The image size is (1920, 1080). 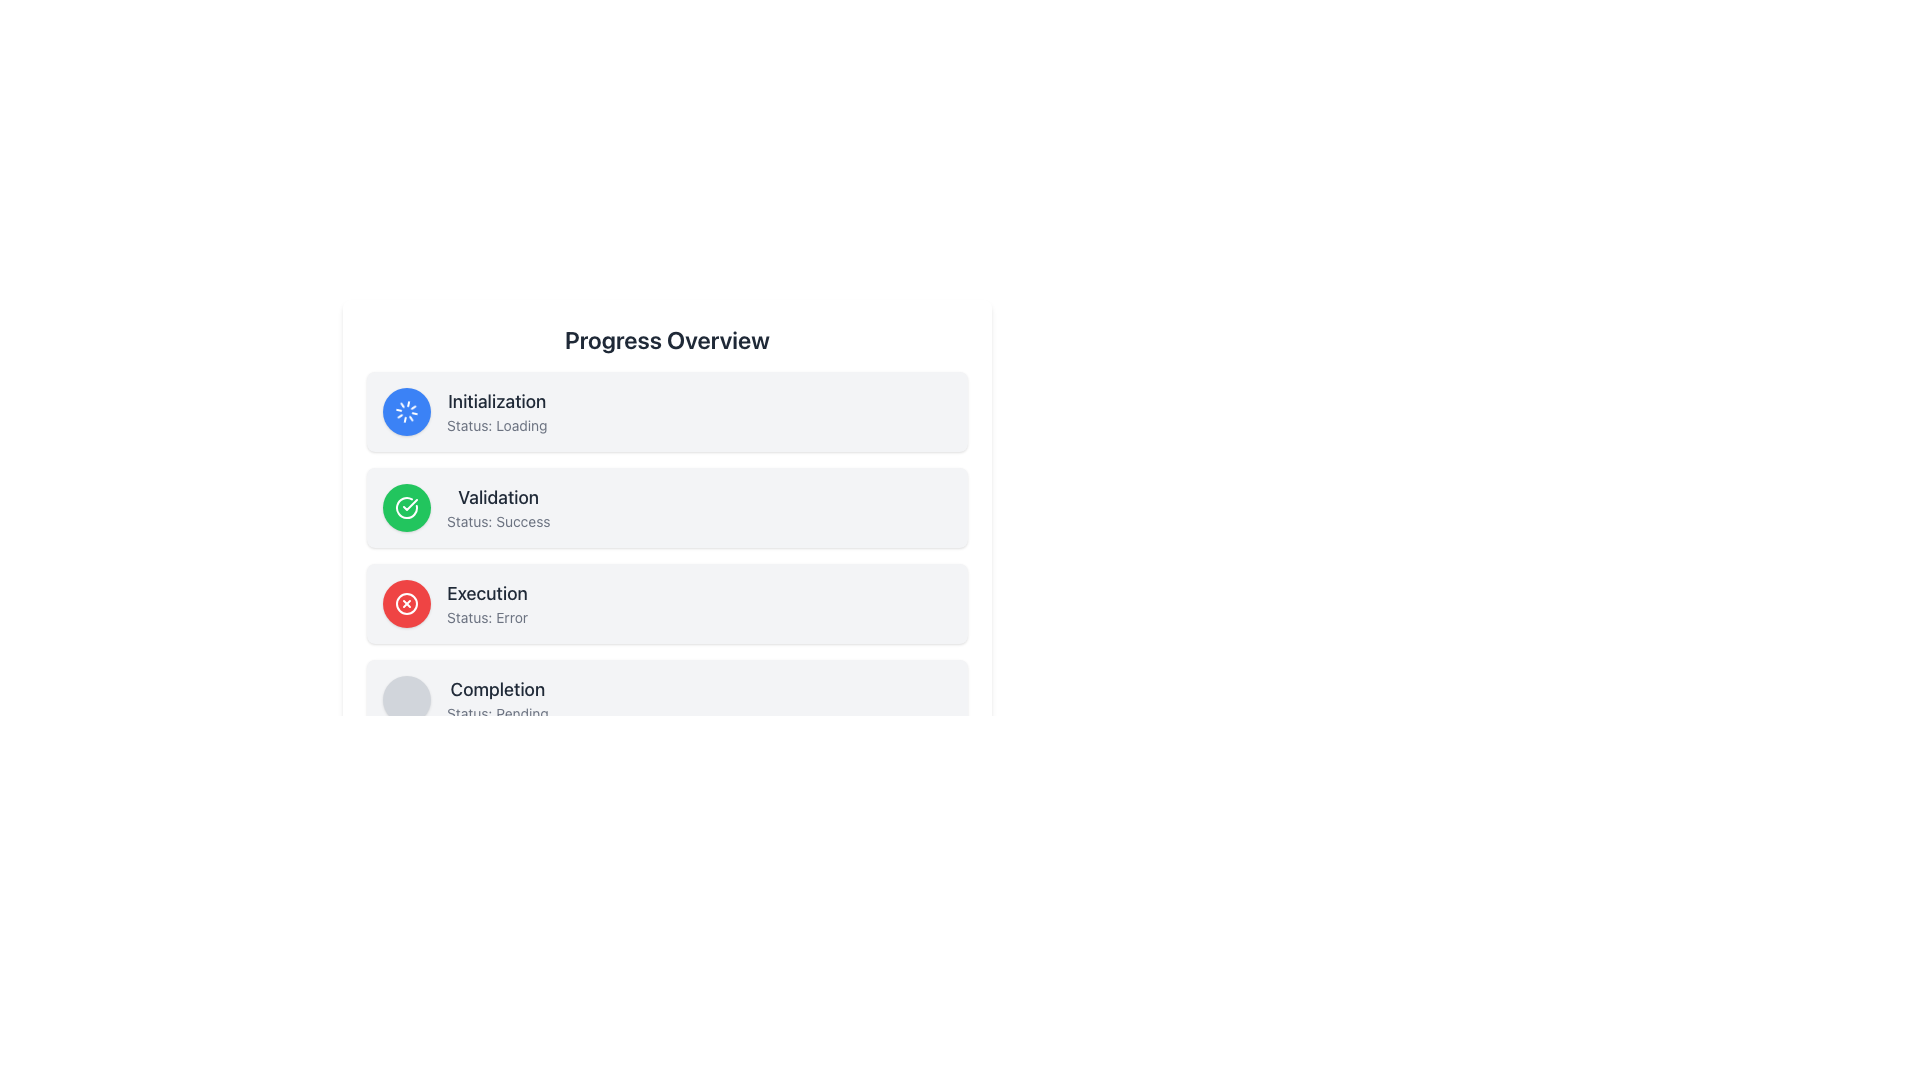 What do you see at coordinates (498, 496) in the screenshot?
I see `text label displaying 'Validation' located centrally in a horizontal layout, adjacent to a green circular icon with a white checkmark` at bounding box center [498, 496].